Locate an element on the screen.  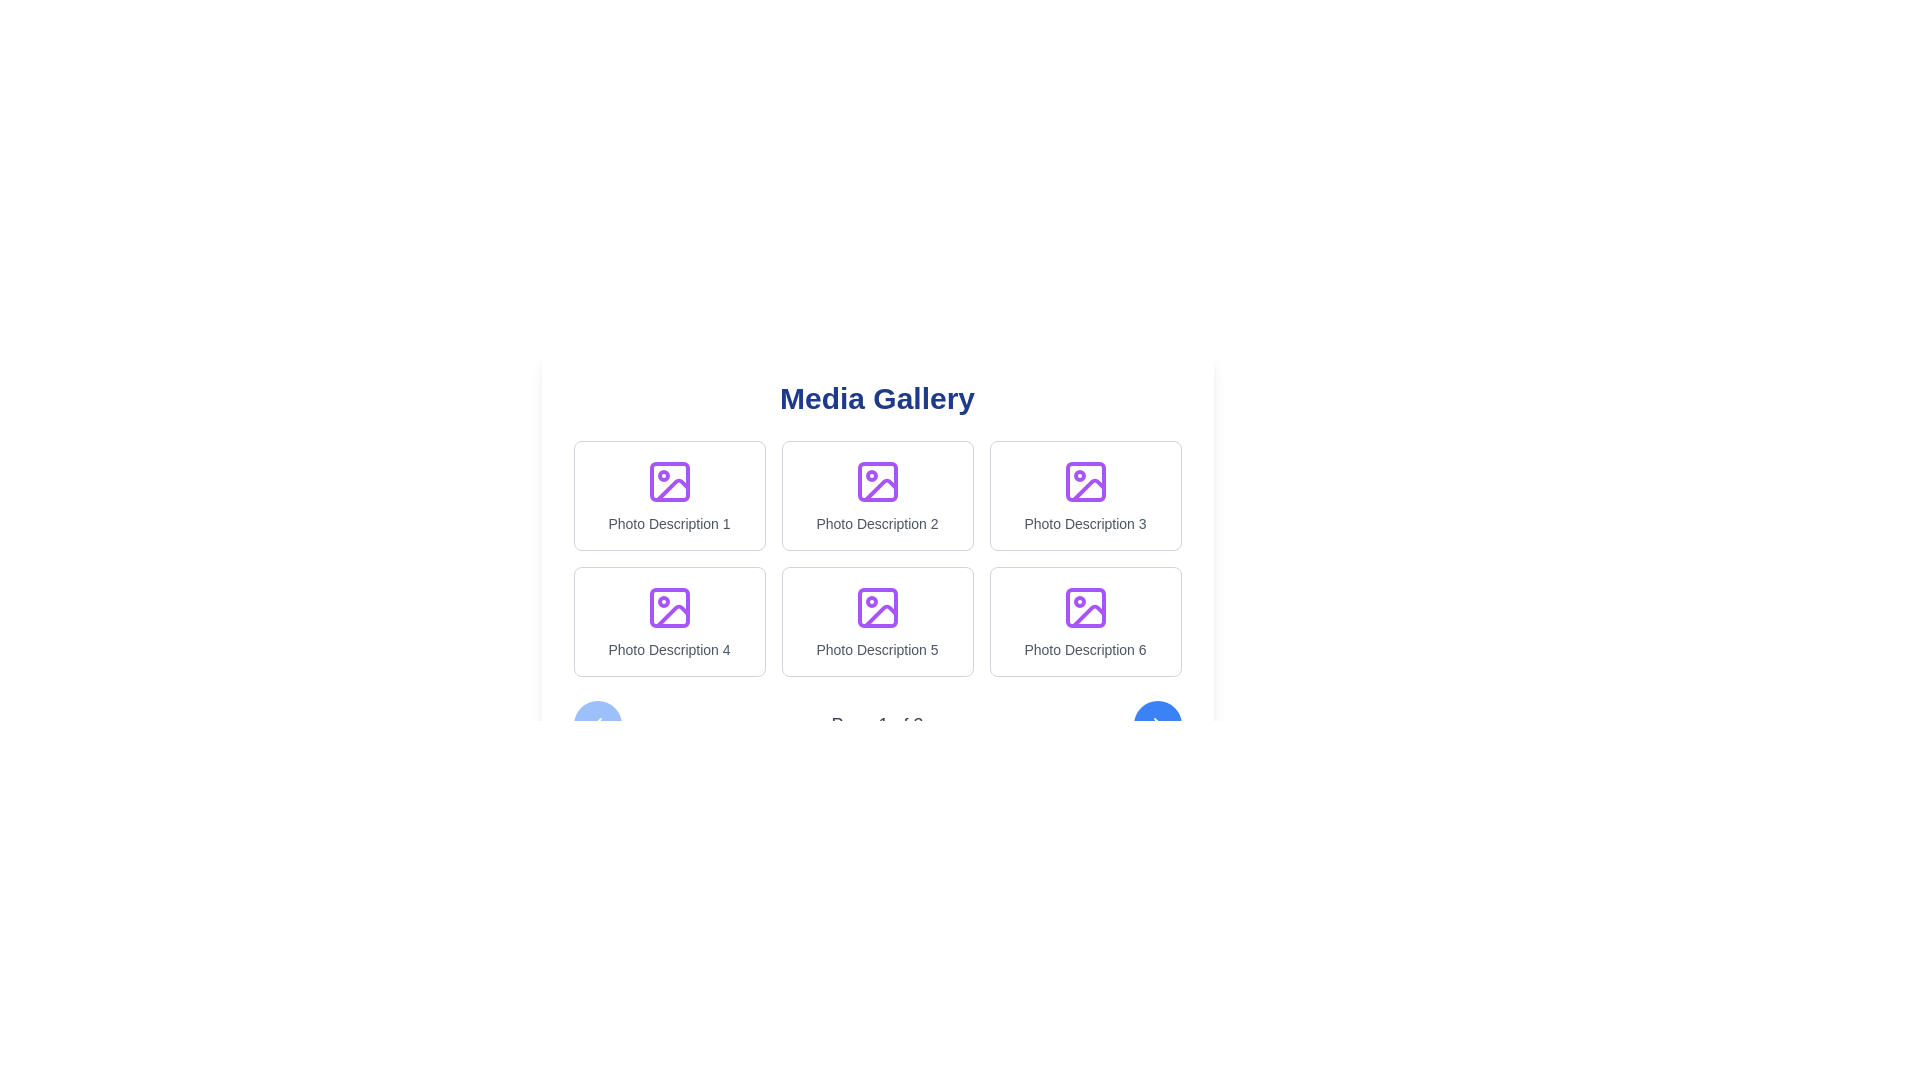
the decorative shape within the media gallery icon, which is centrally aligned in the fifth position of the grid layout and has a purple hue is located at coordinates (877, 607).